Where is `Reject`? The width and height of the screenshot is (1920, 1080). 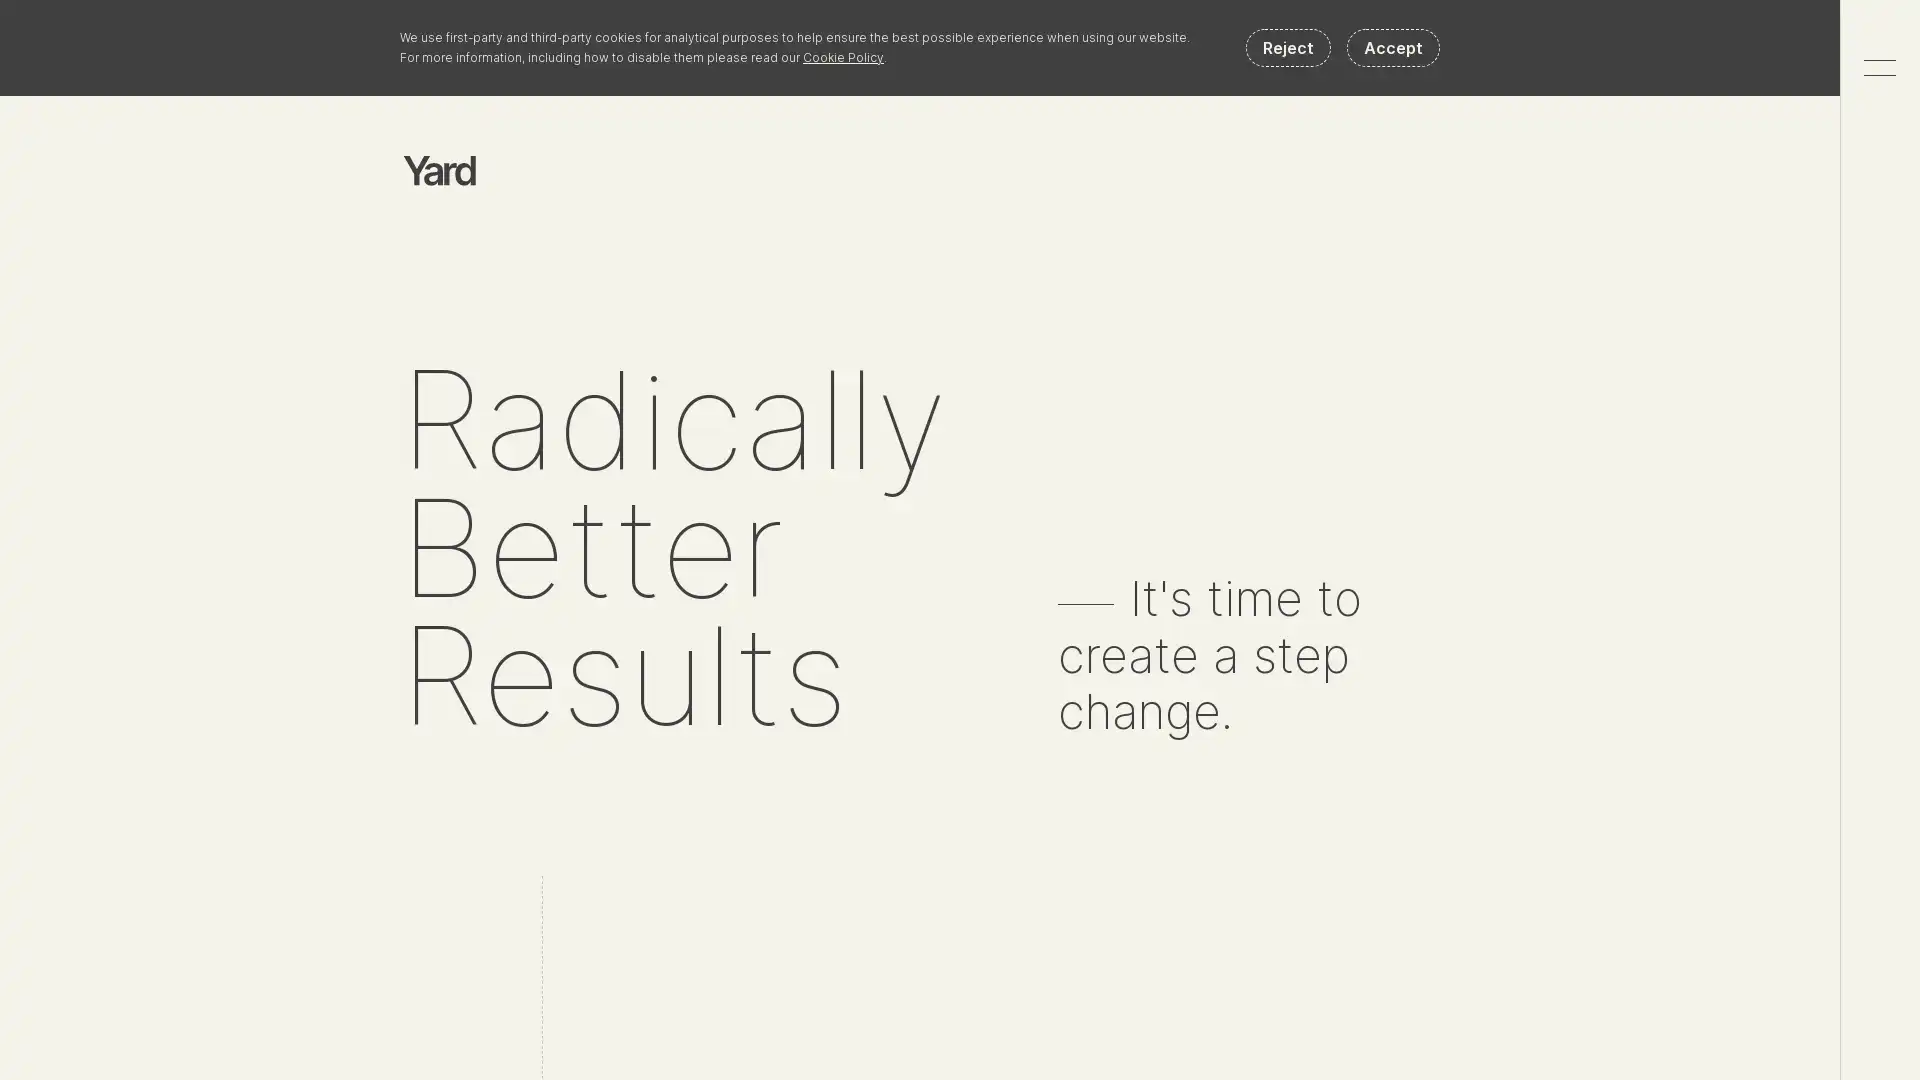 Reject is located at coordinates (1288, 46).